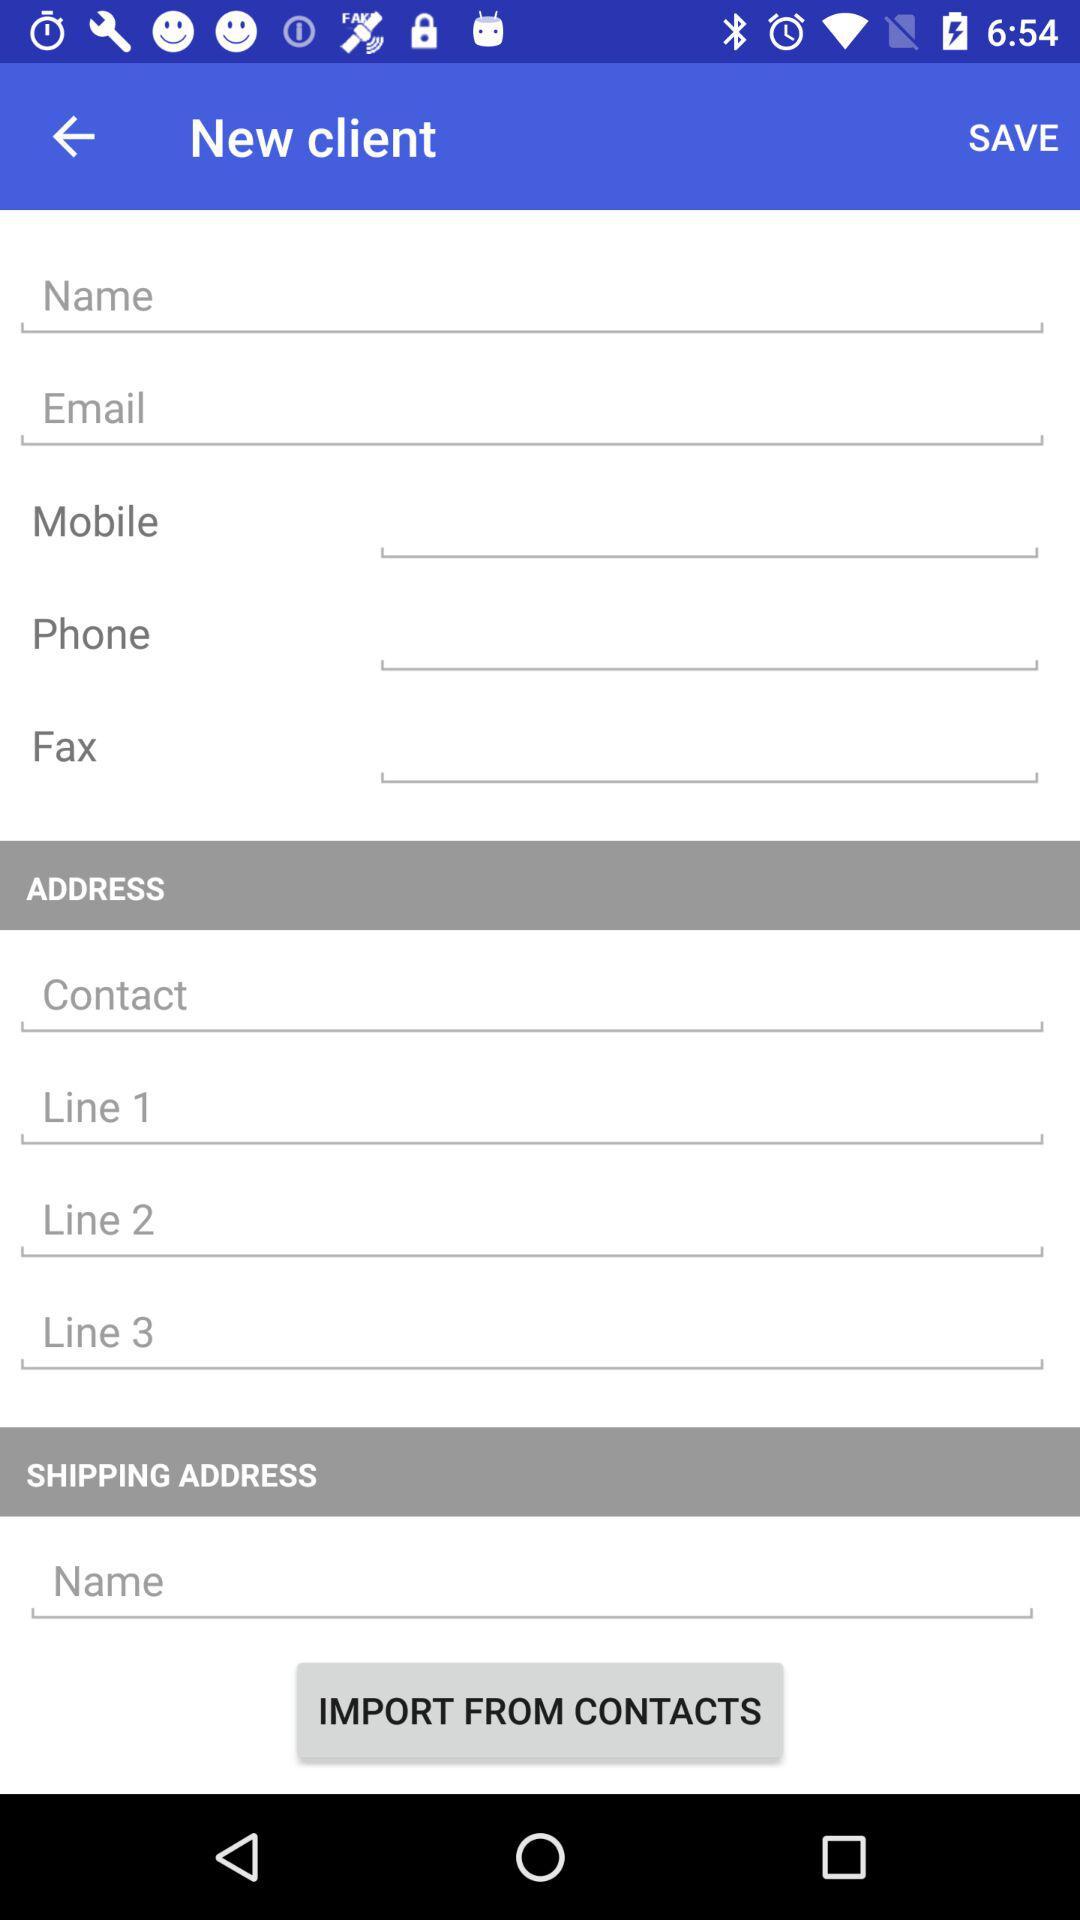 The image size is (1080, 1920). I want to click on the import from contacts, so click(540, 1708).